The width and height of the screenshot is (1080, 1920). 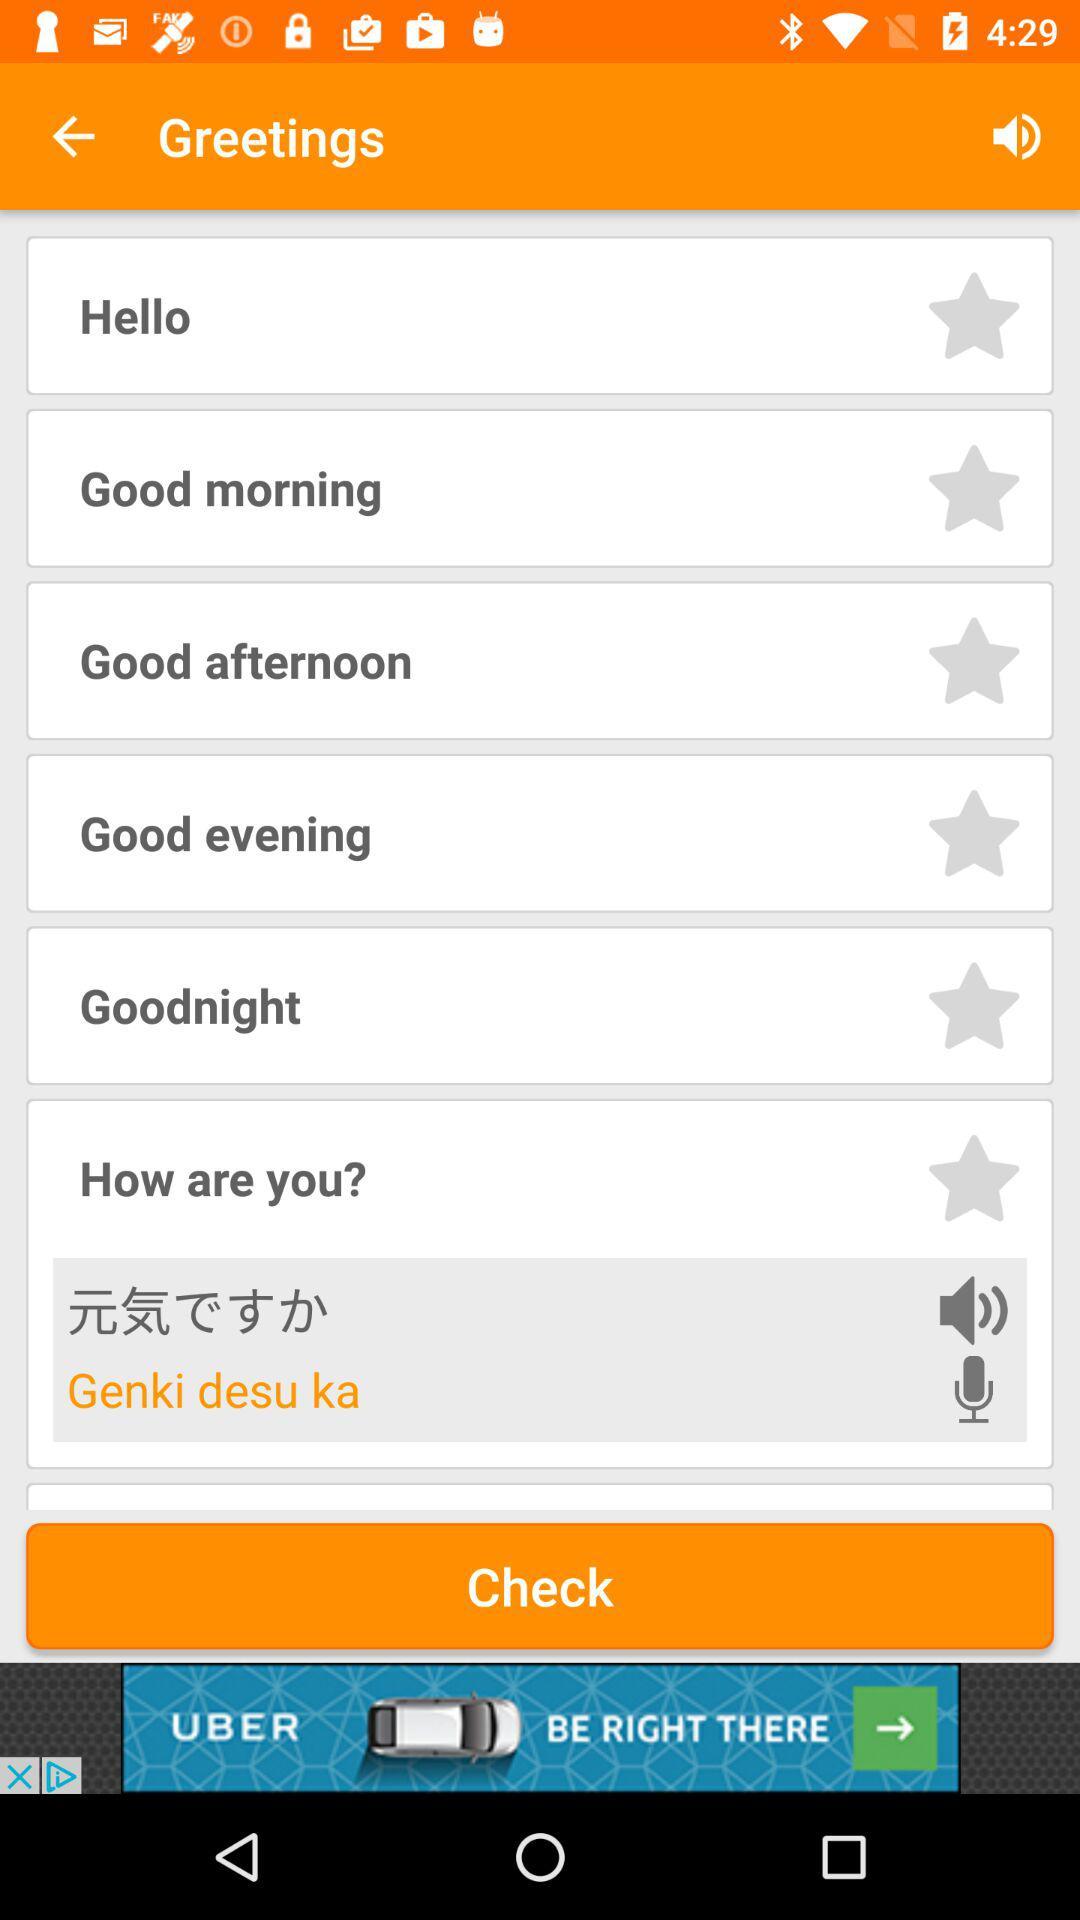 What do you see at coordinates (540, 1727) in the screenshot?
I see `advertisement link` at bounding box center [540, 1727].